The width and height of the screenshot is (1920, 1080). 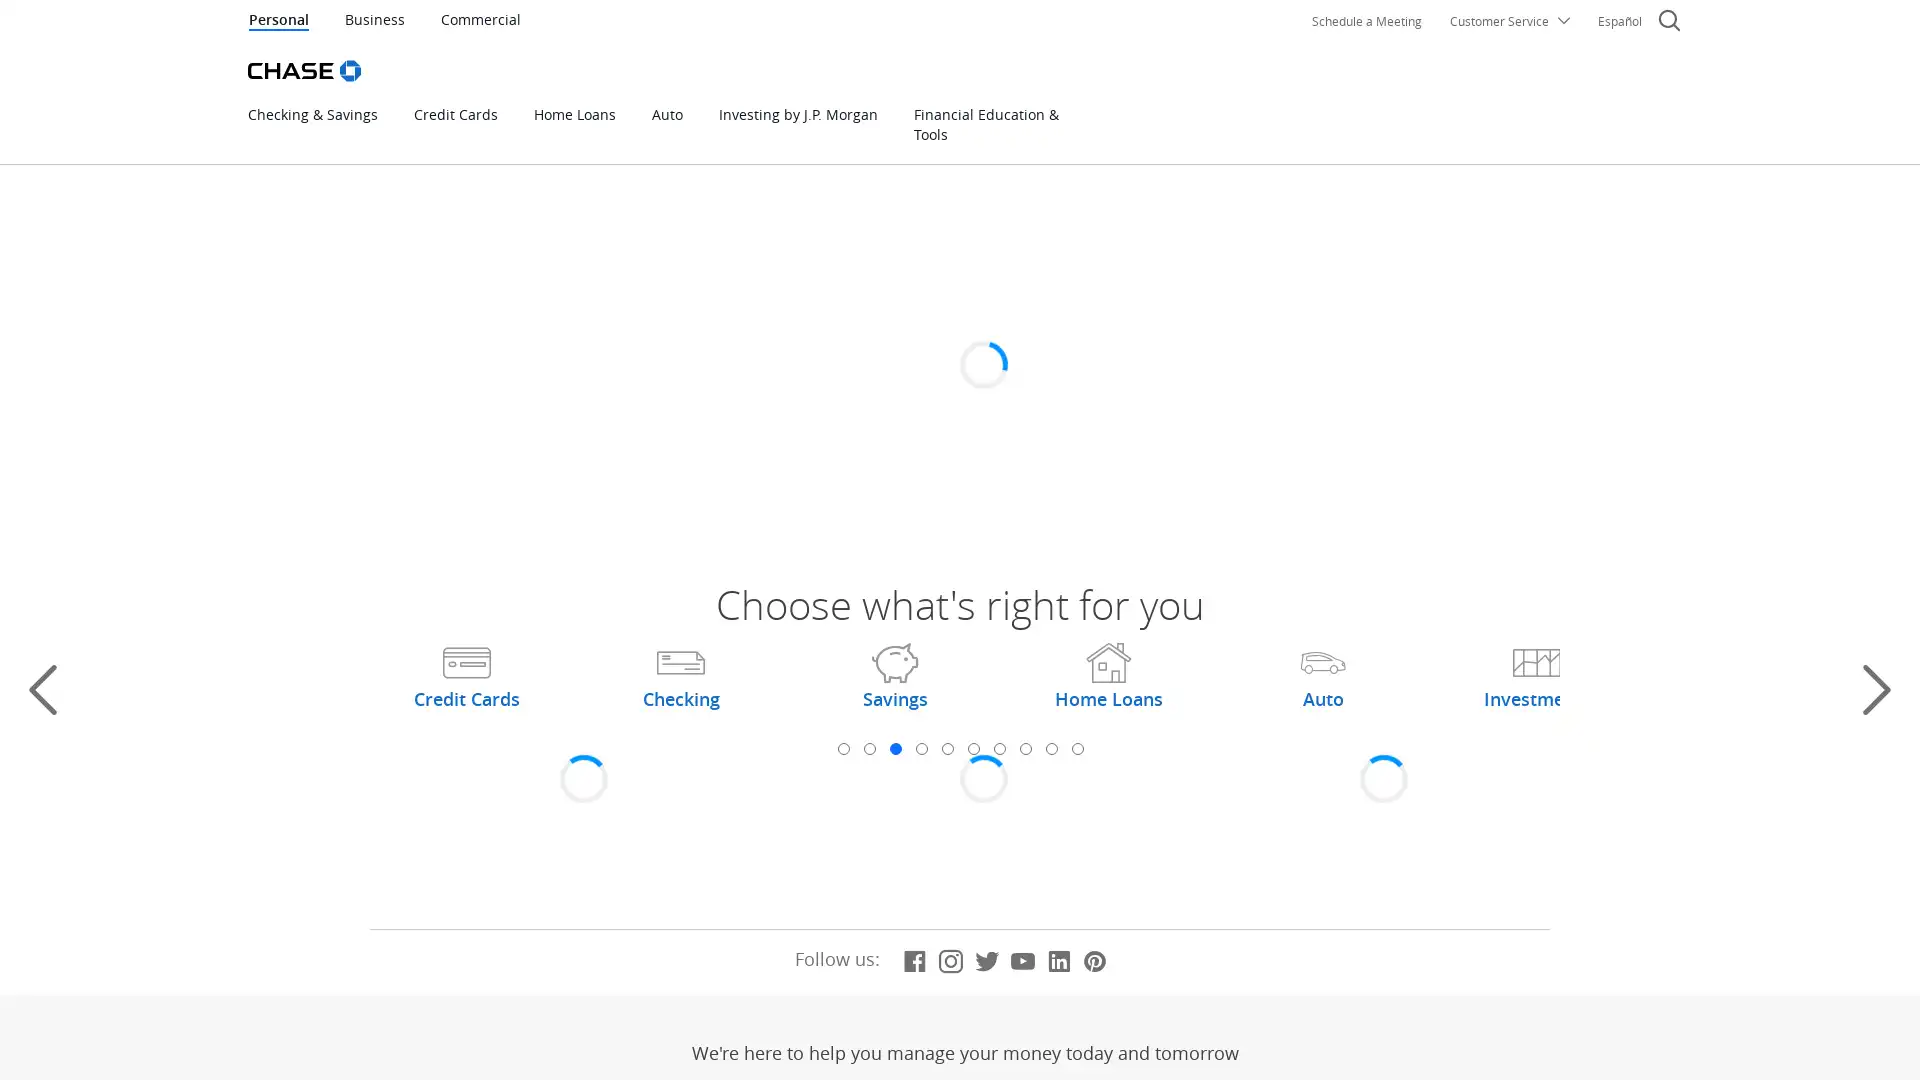 I want to click on Slide 2 of 10, so click(x=868, y=748).